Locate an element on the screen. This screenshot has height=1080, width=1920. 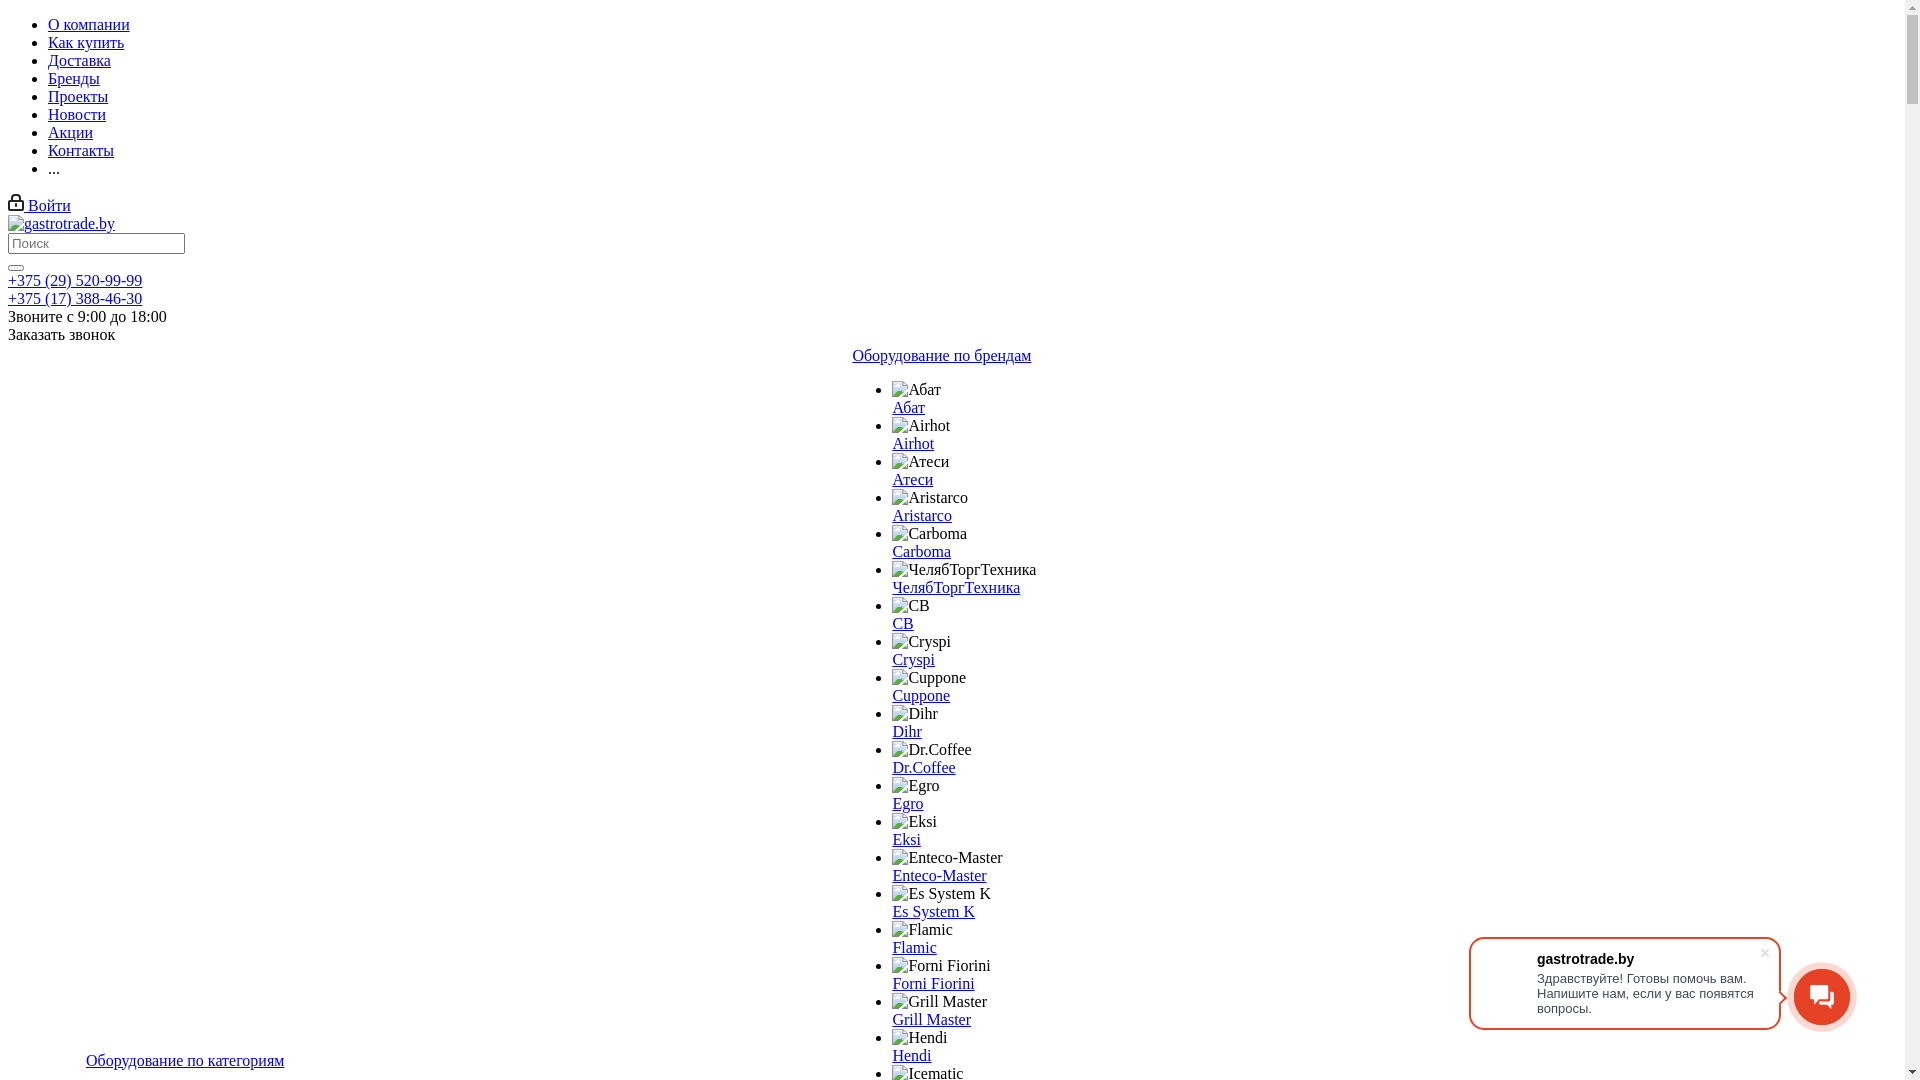
'CB' is located at coordinates (901, 622).